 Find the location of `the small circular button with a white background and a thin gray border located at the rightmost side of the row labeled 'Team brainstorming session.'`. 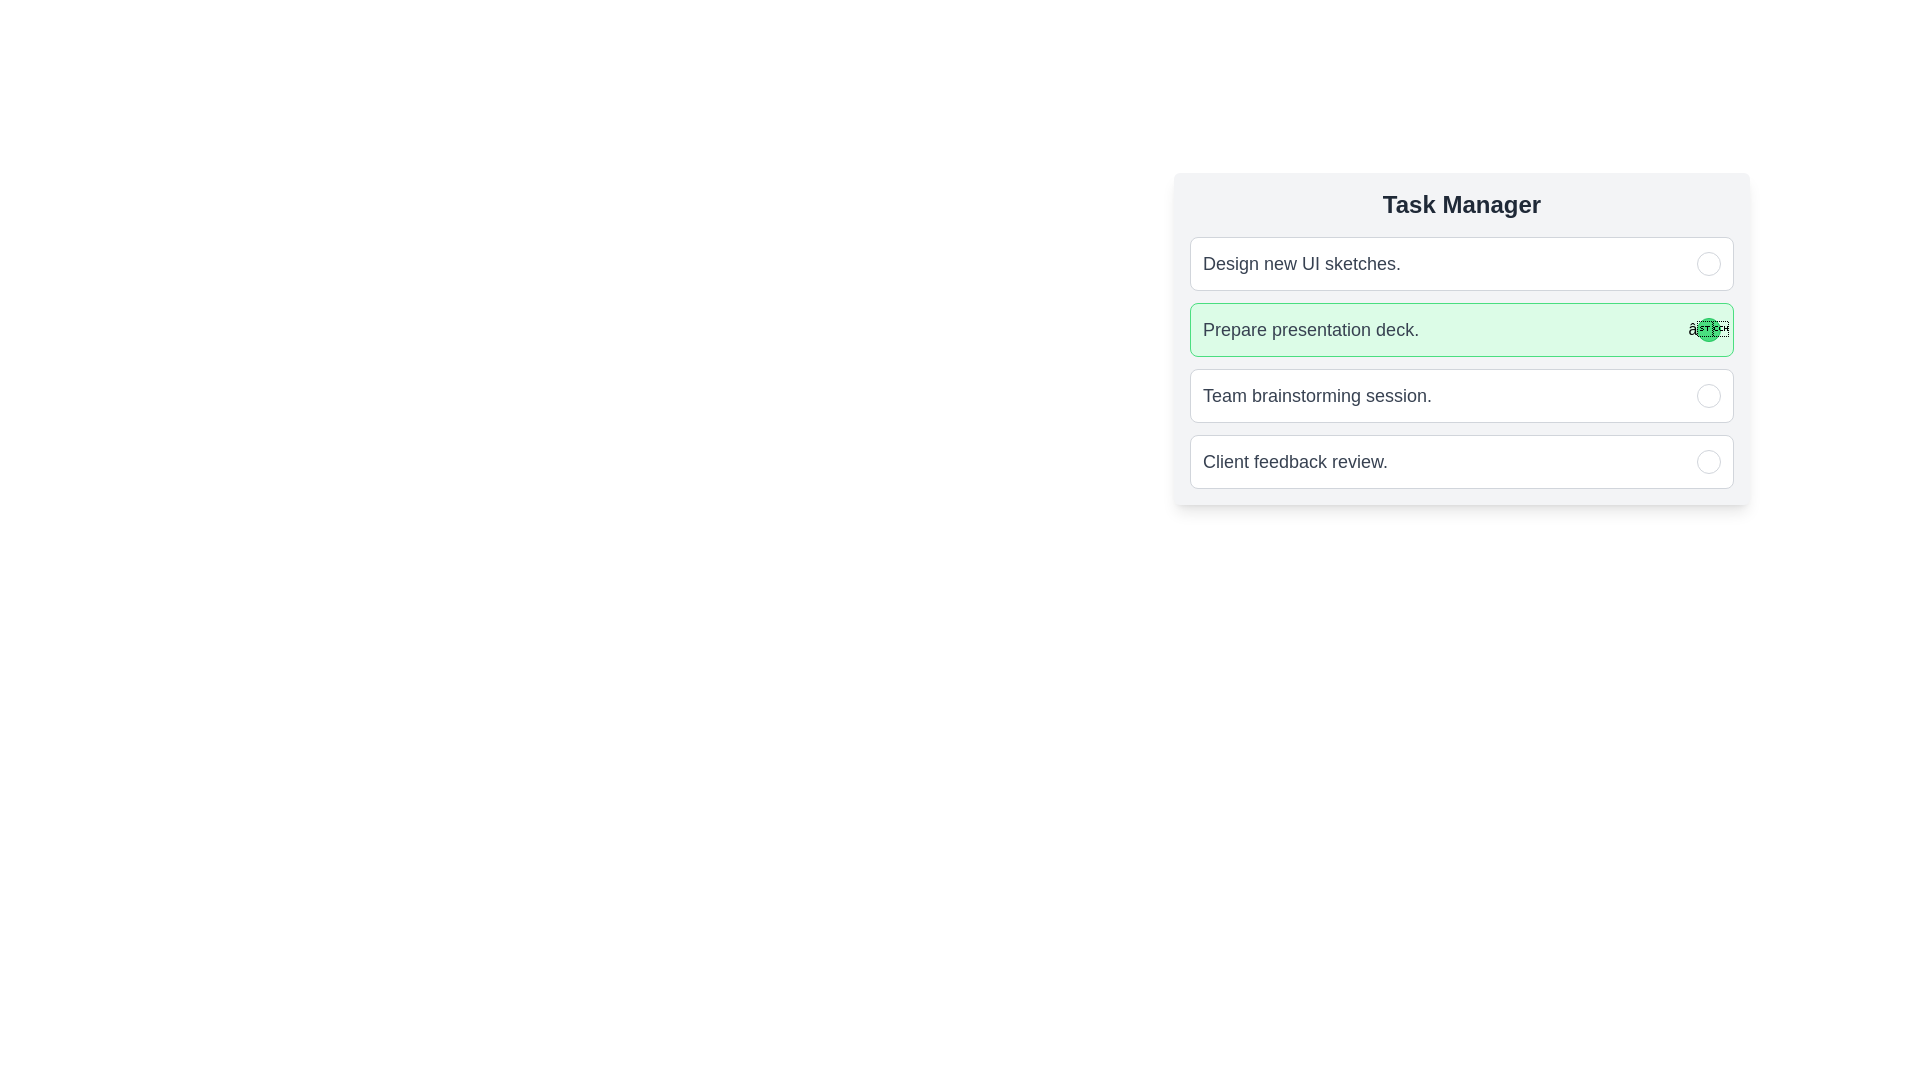

the small circular button with a white background and a thin gray border located at the rightmost side of the row labeled 'Team brainstorming session.' is located at coordinates (1707, 396).